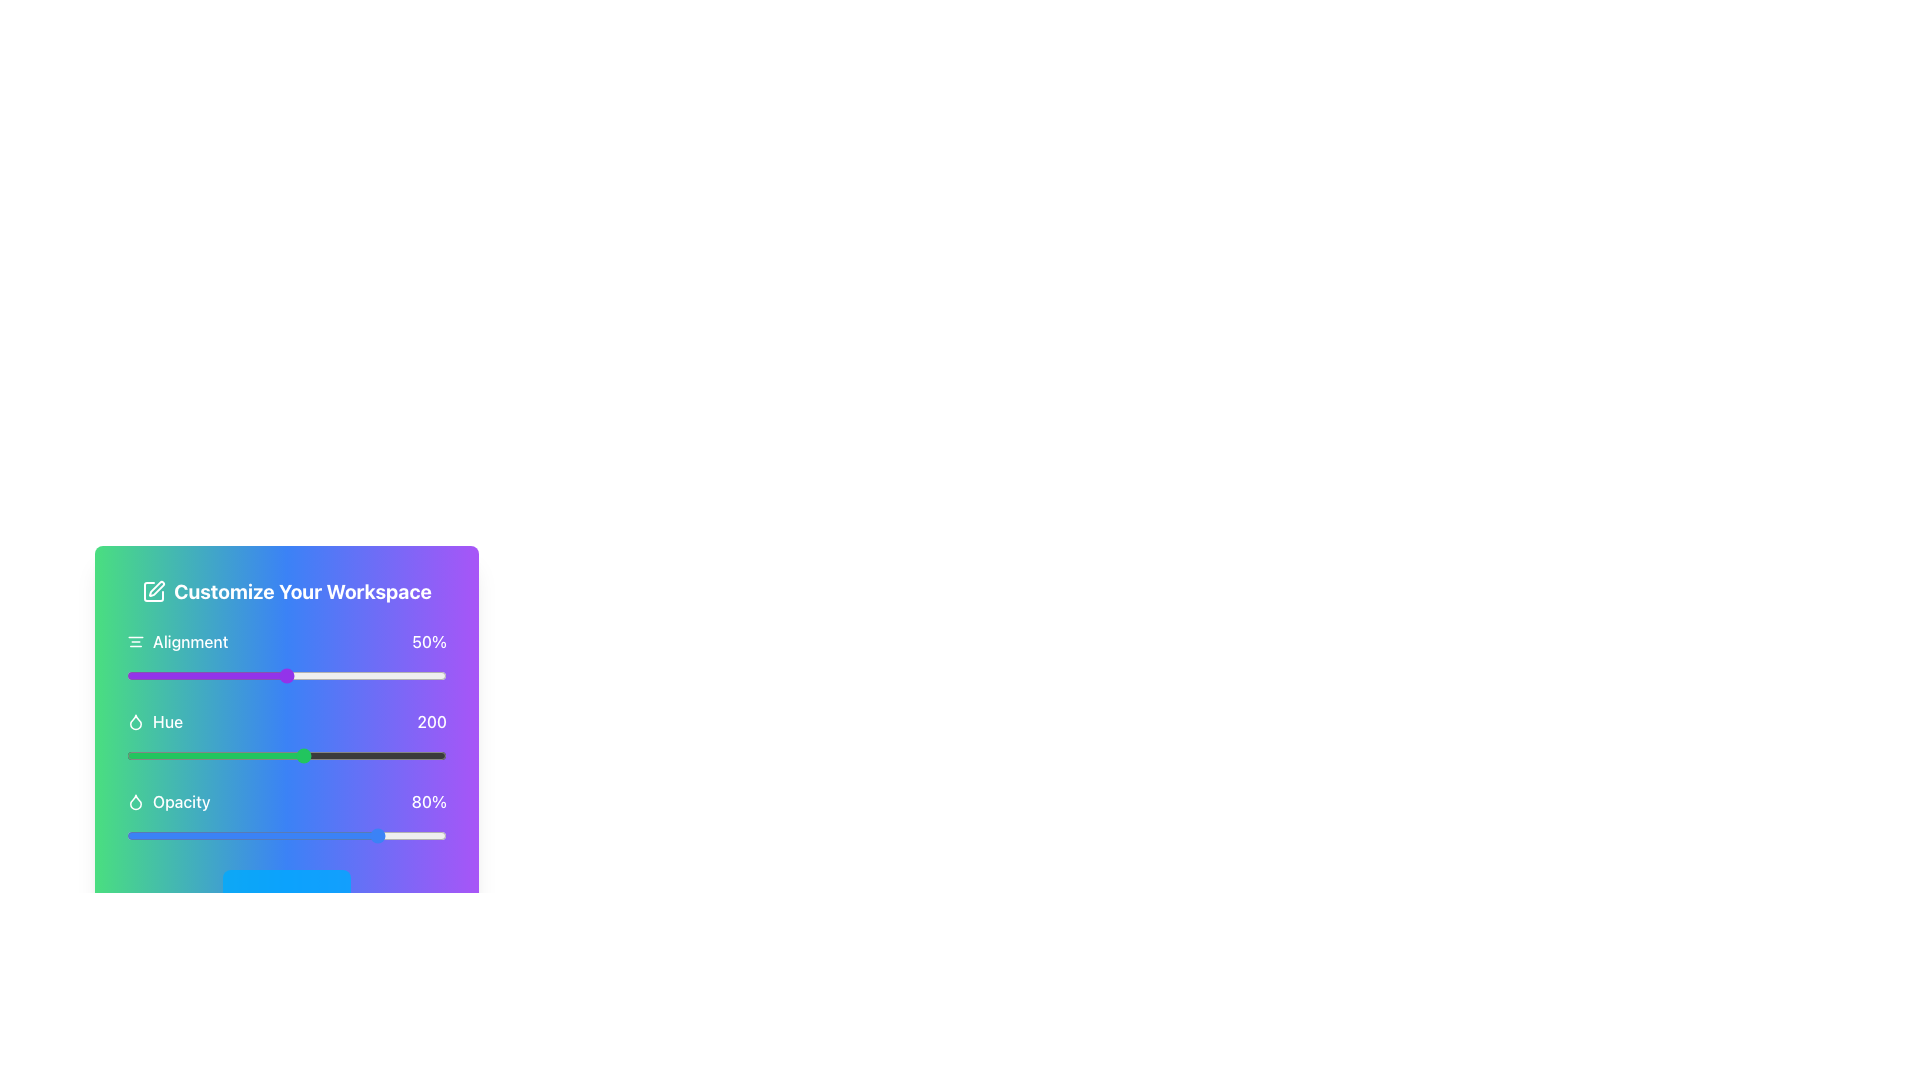  What do you see at coordinates (178, 836) in the screenshot?
I see `the opacity slider` at bounding box center [178, 836].